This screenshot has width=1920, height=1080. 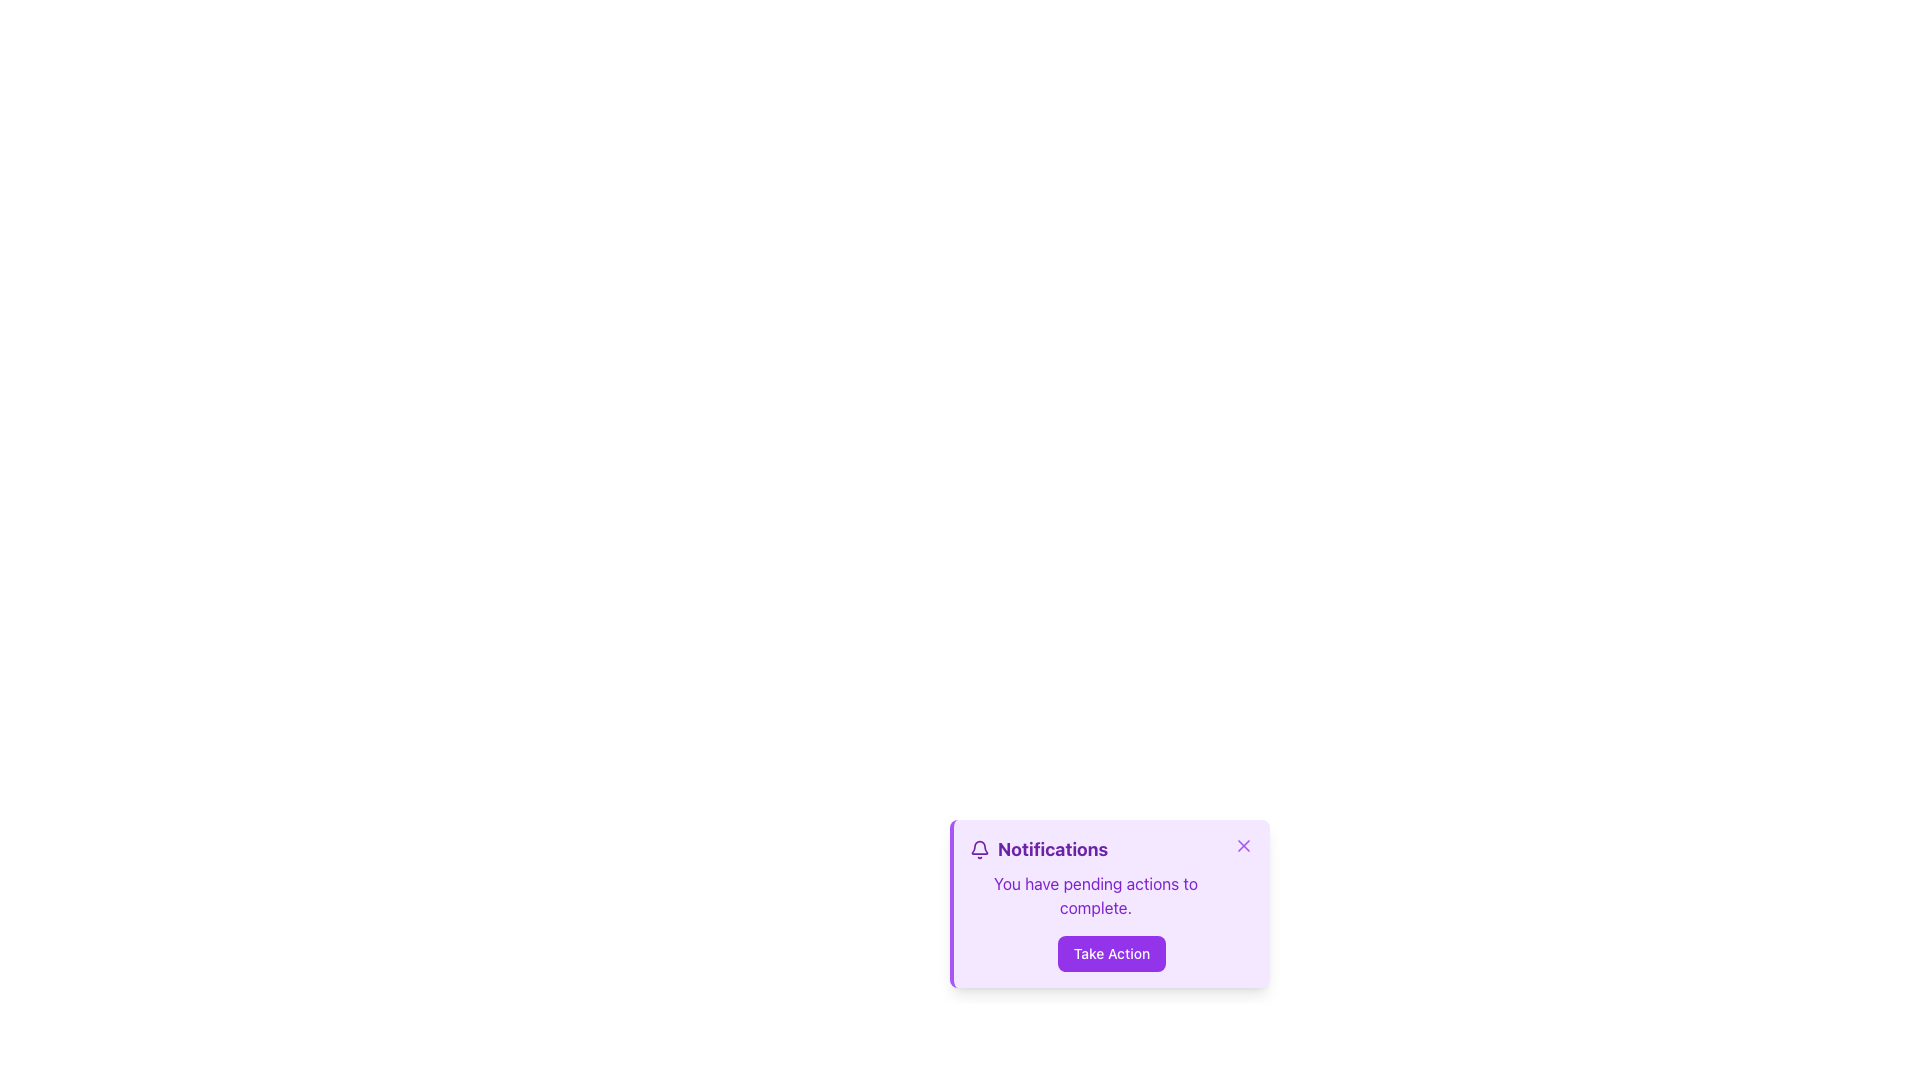 What do you see at coordinates (979, 849) in the screenshot?
I see `the bell icon located at the top-left corner of the notification card, adjacent to the 'Notifications' text` at bounding box center [979, 849].